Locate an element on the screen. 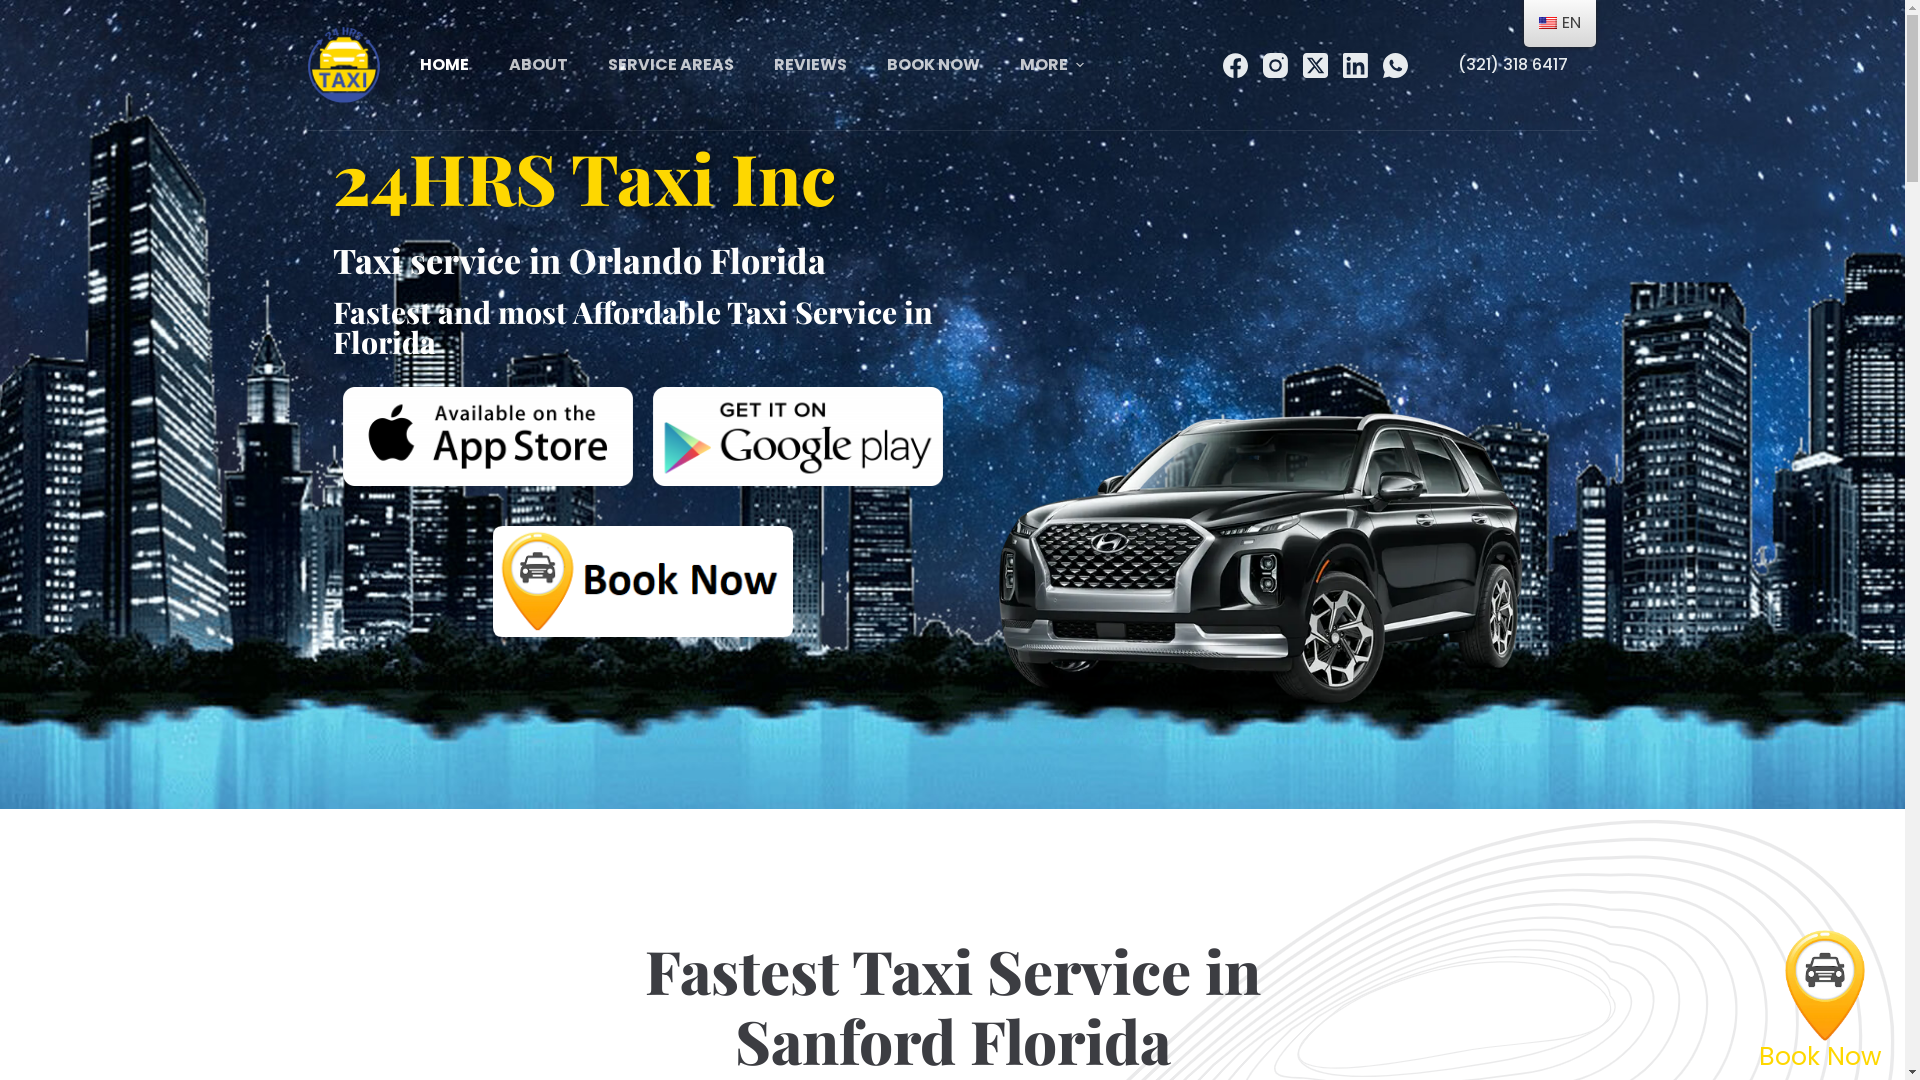  'Skip to content' is located at coordinates (19, 10).